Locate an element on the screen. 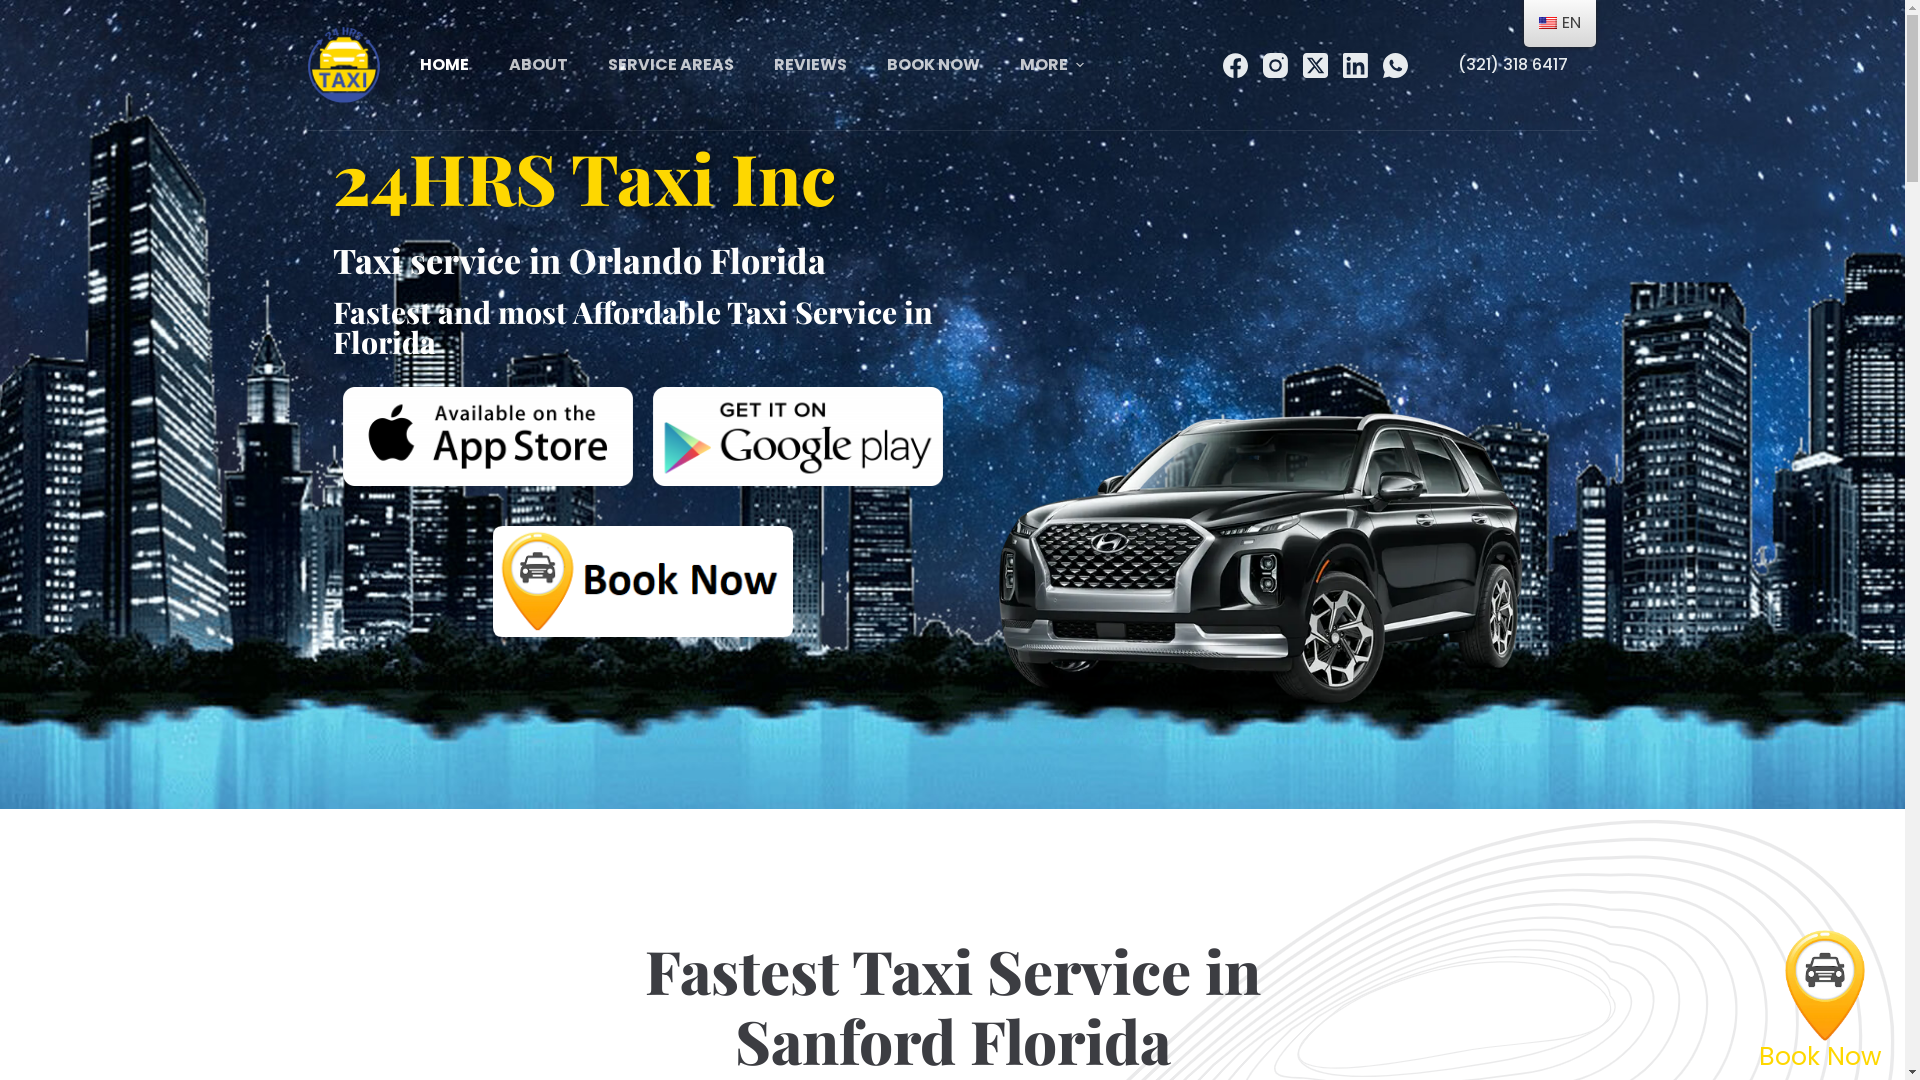  'Skip to content' is located at coordinates (19, 10).